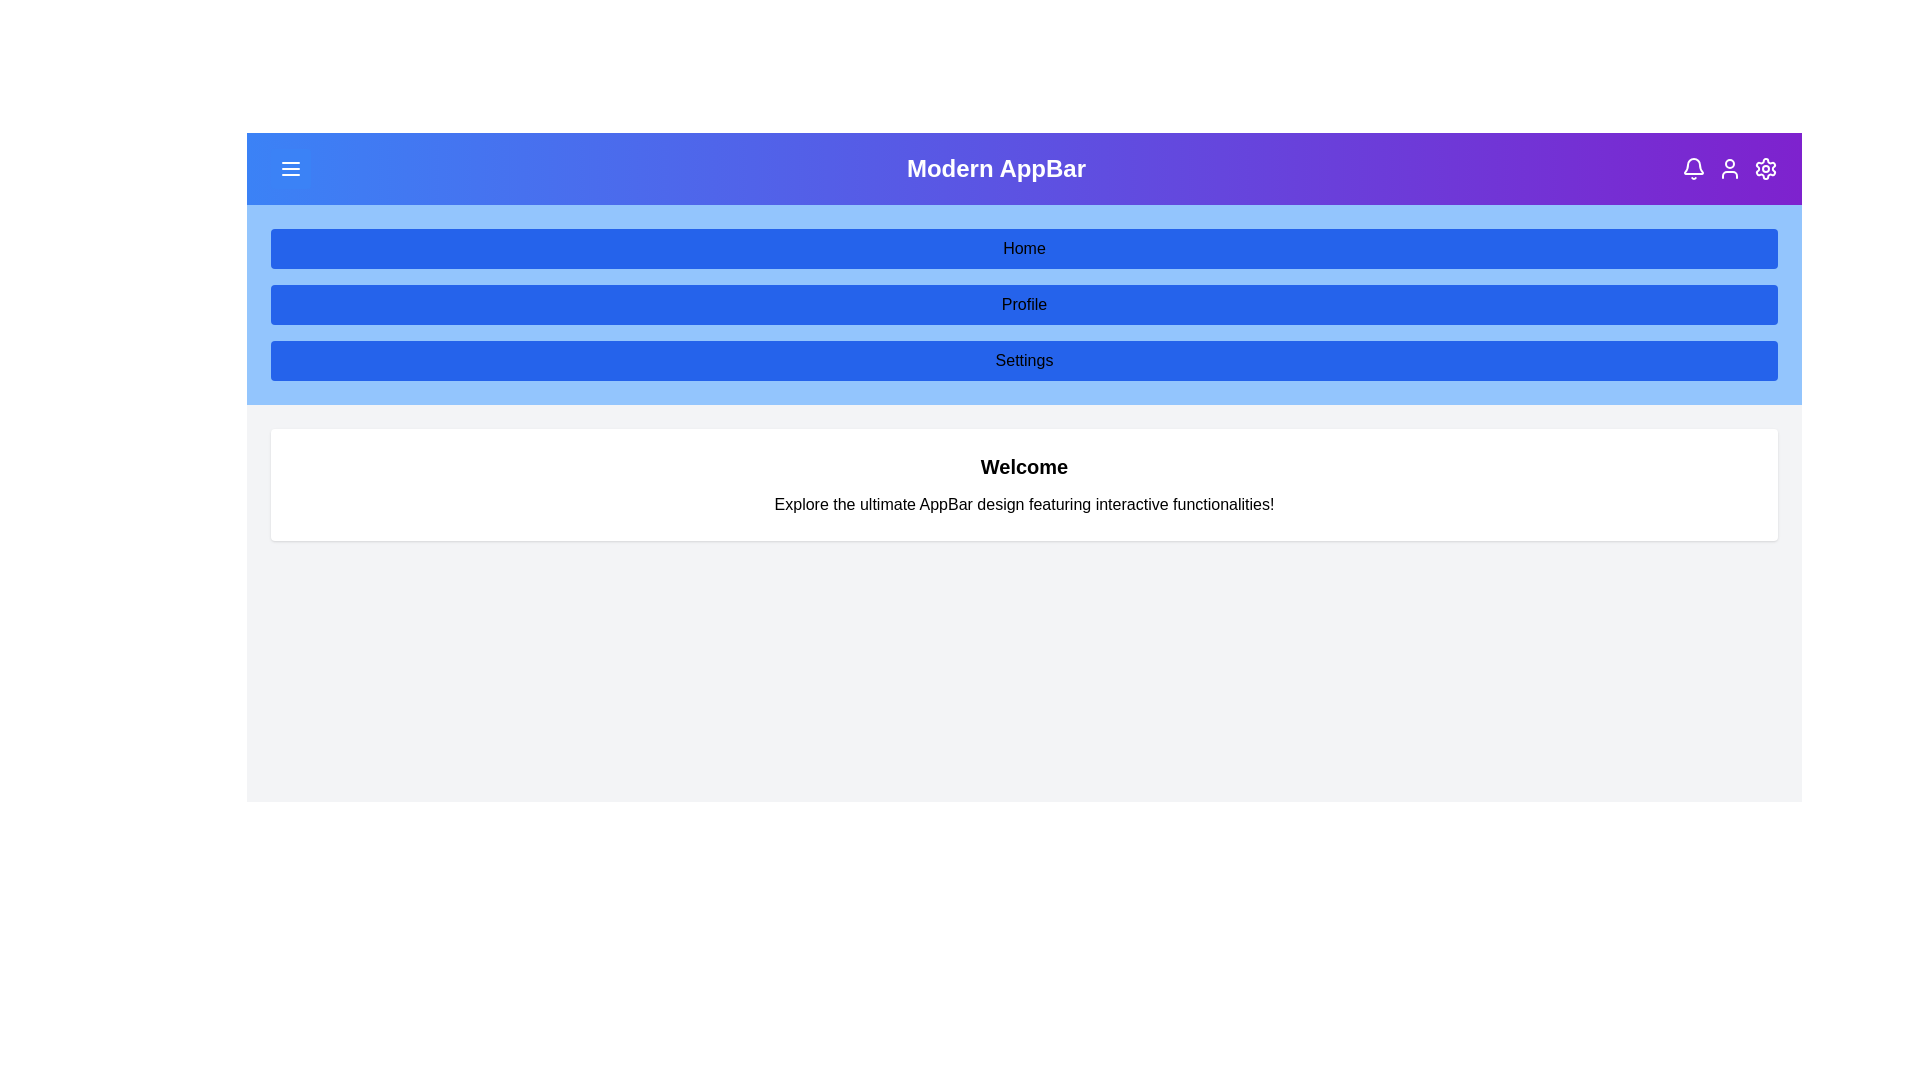 The width and height of the screenshot is (1920, 1080). I want to click on the menu icon to toggle the menu visibility, so click(290, 168).